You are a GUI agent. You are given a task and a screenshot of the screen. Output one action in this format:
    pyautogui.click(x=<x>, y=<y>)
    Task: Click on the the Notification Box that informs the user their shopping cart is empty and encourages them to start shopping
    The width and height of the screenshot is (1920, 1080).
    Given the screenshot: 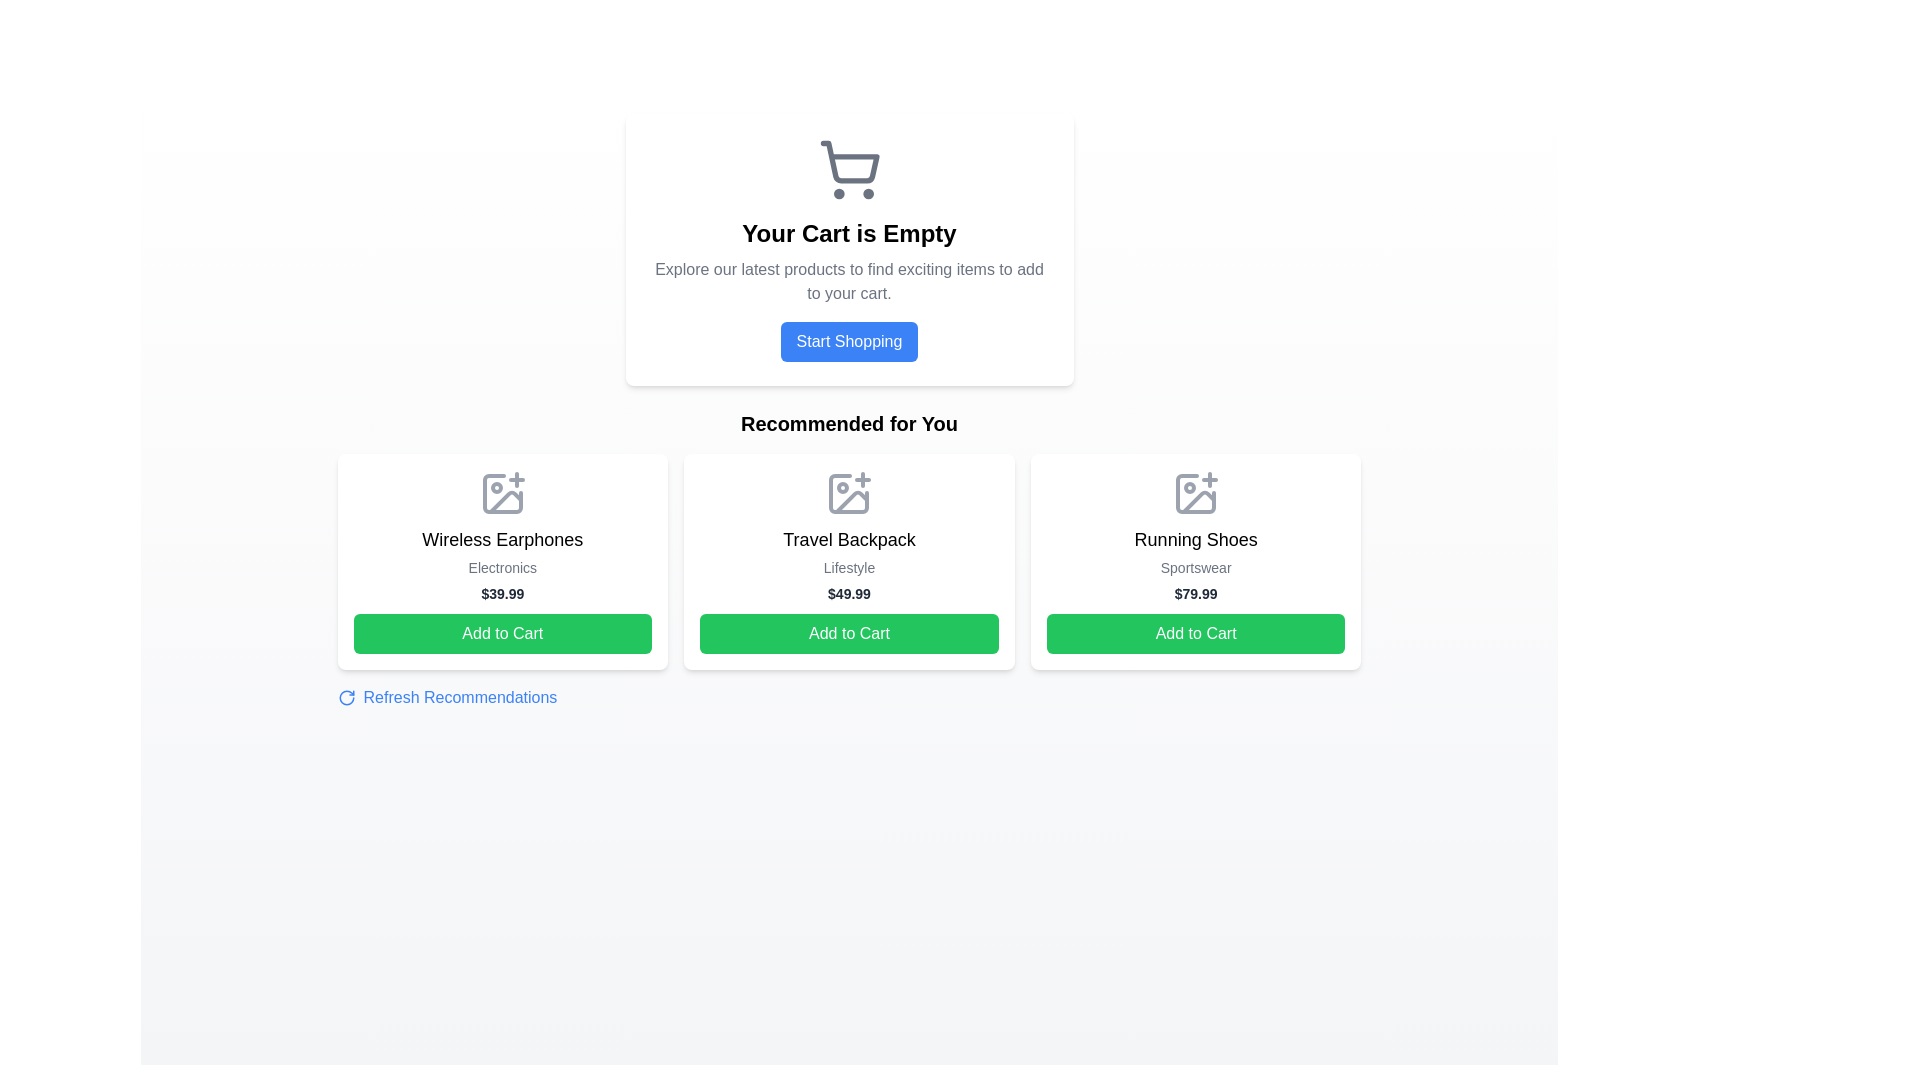 What is the action you would take?
    pyautogui.click(x=849, y=249)
    